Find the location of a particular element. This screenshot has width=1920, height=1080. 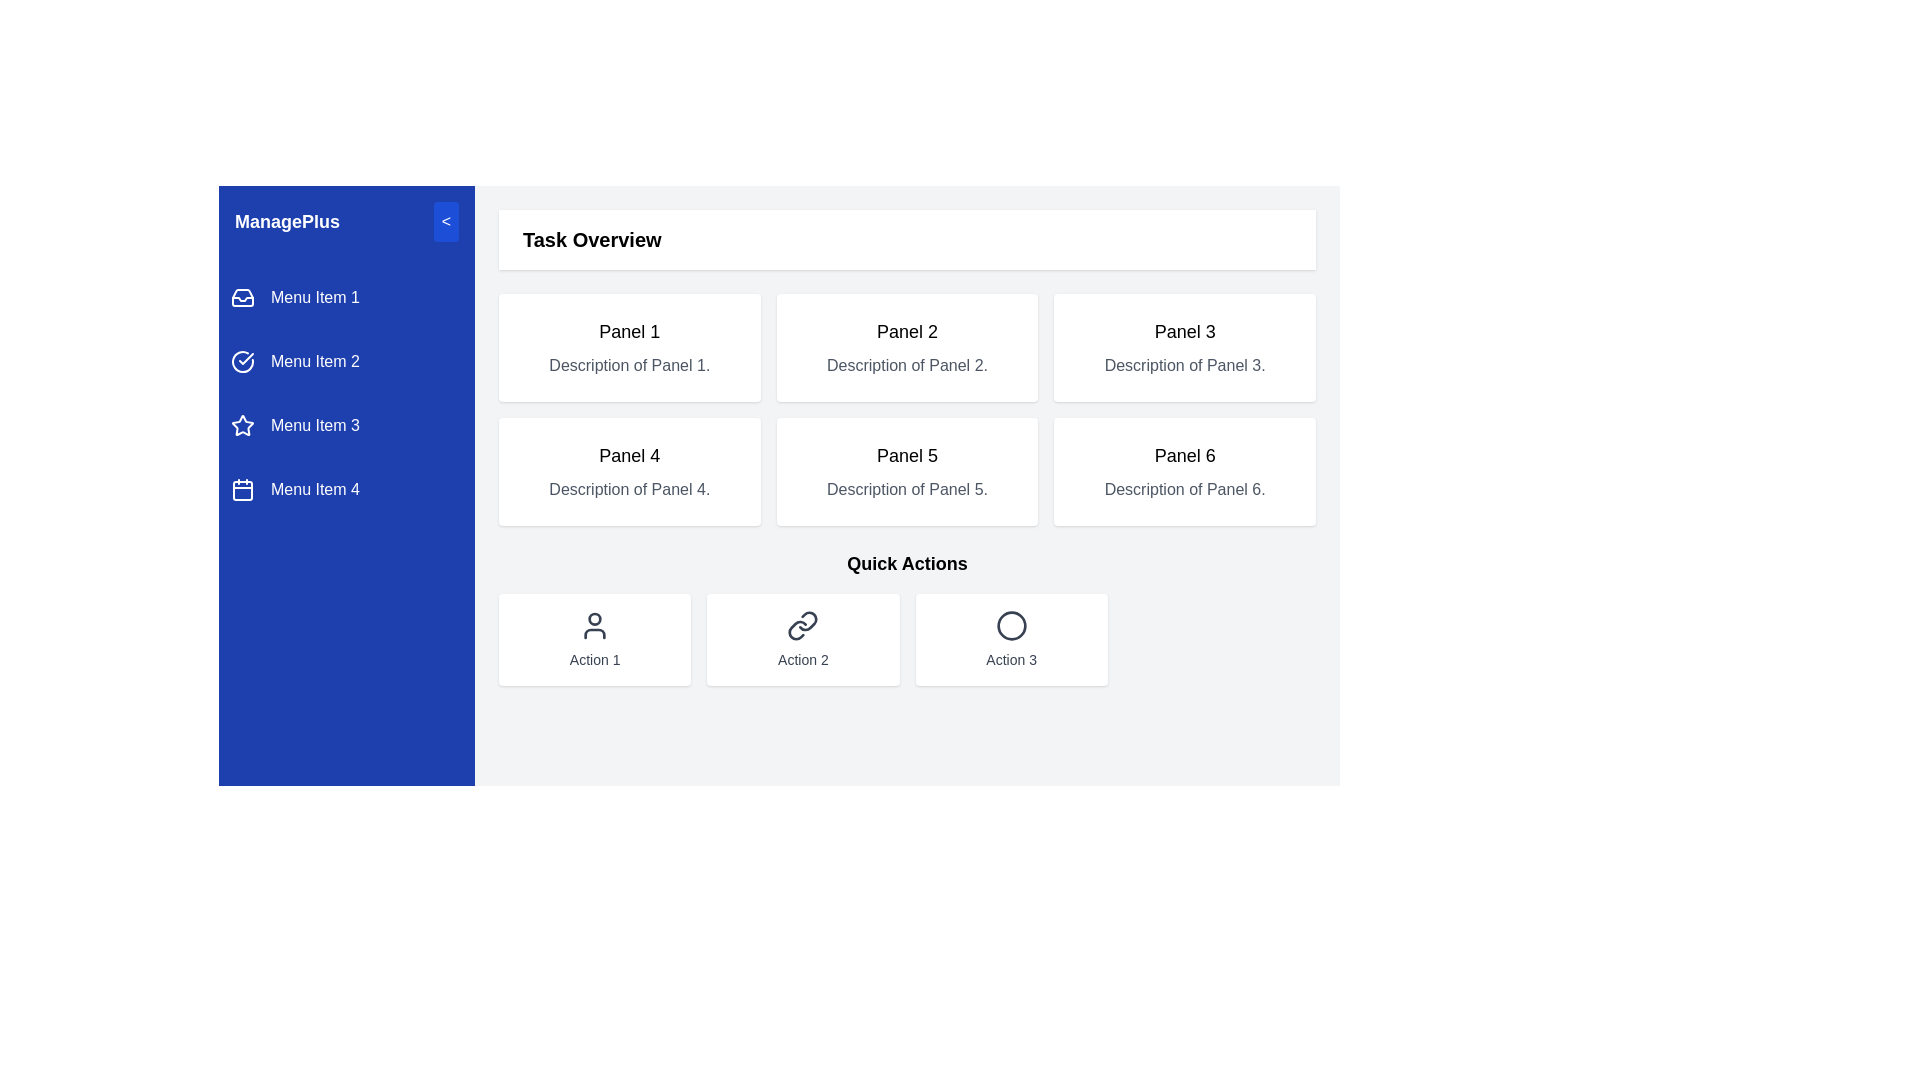

the first menu item in the vertical sidebar labeled 'Menu Item 1', which features an envelope icon and has a blue background with white text is located at coordinates (346, 297).